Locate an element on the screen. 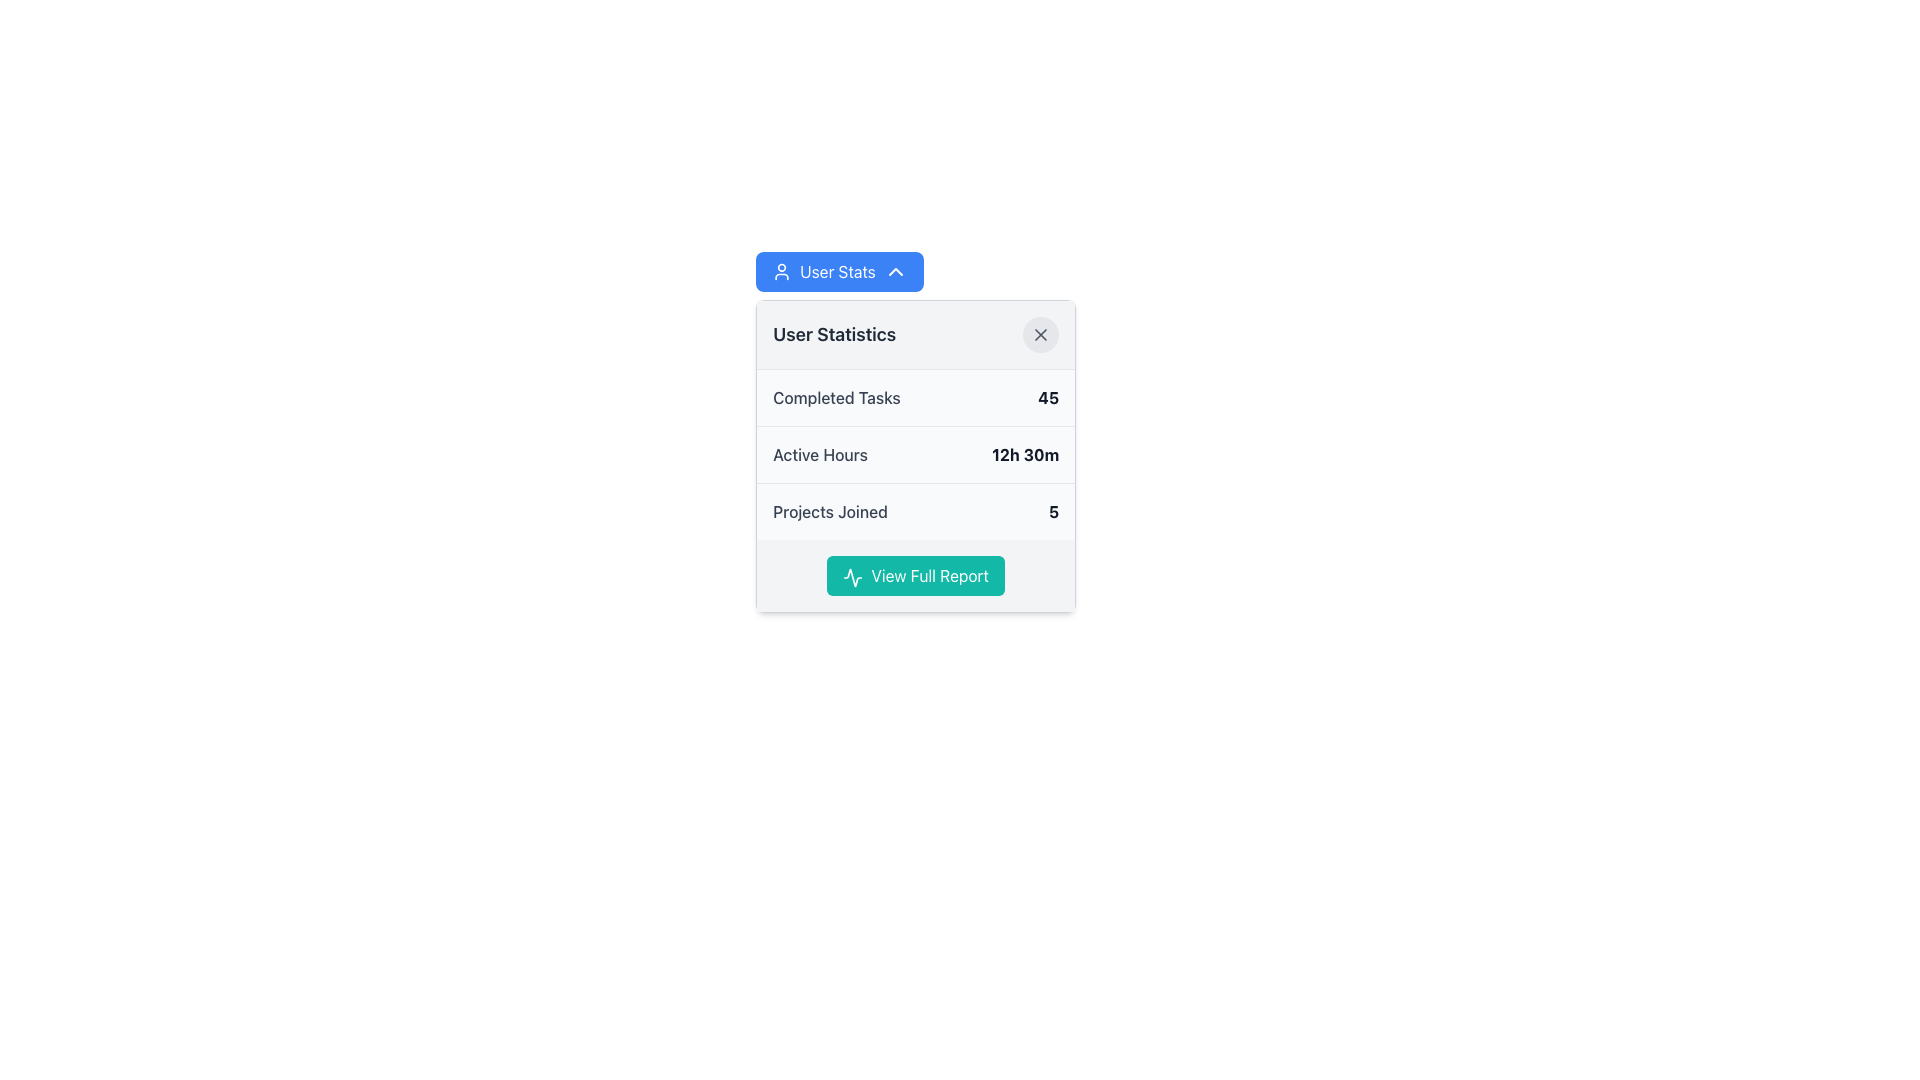 This screenshot has width=1920, height=1080. the button located at the bottom center of the 'User Statistics' card, which provides functionality is located at coordinates (915, 575).